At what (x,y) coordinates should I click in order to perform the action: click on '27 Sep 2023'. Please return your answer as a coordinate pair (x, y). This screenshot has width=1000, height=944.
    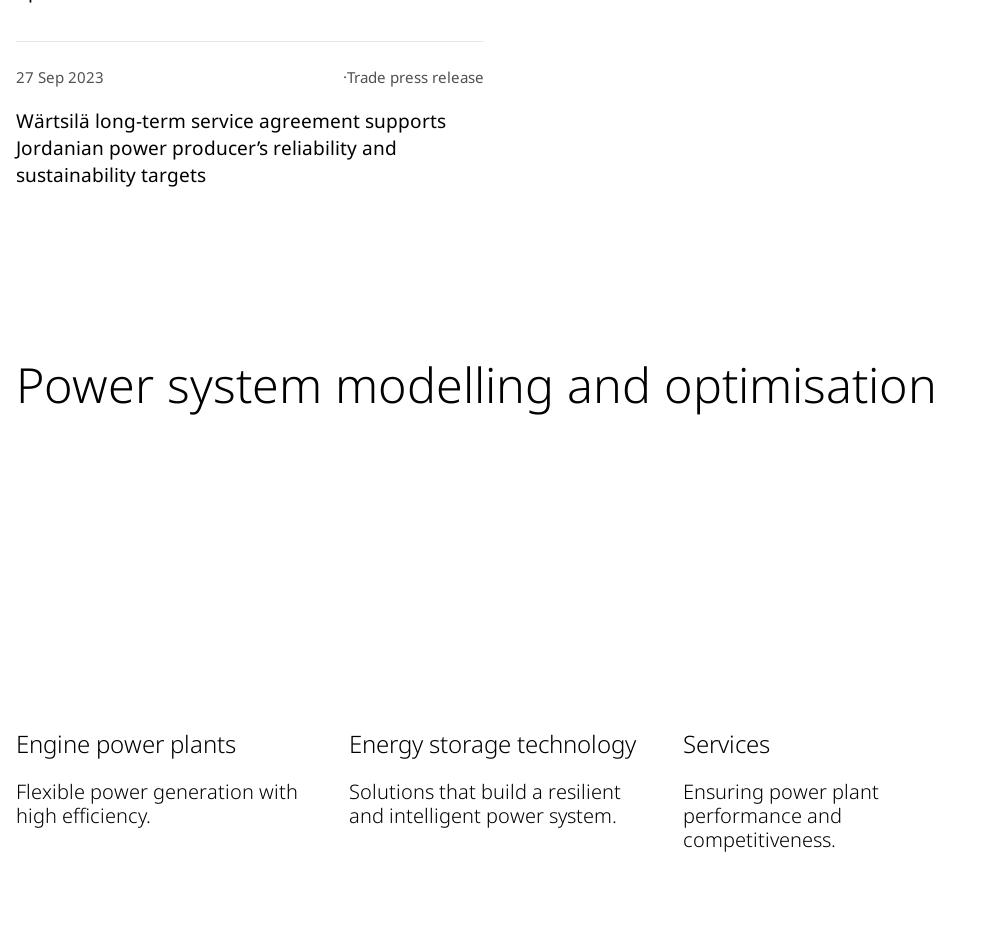
    Looking at the image, I should click on (60, 76).